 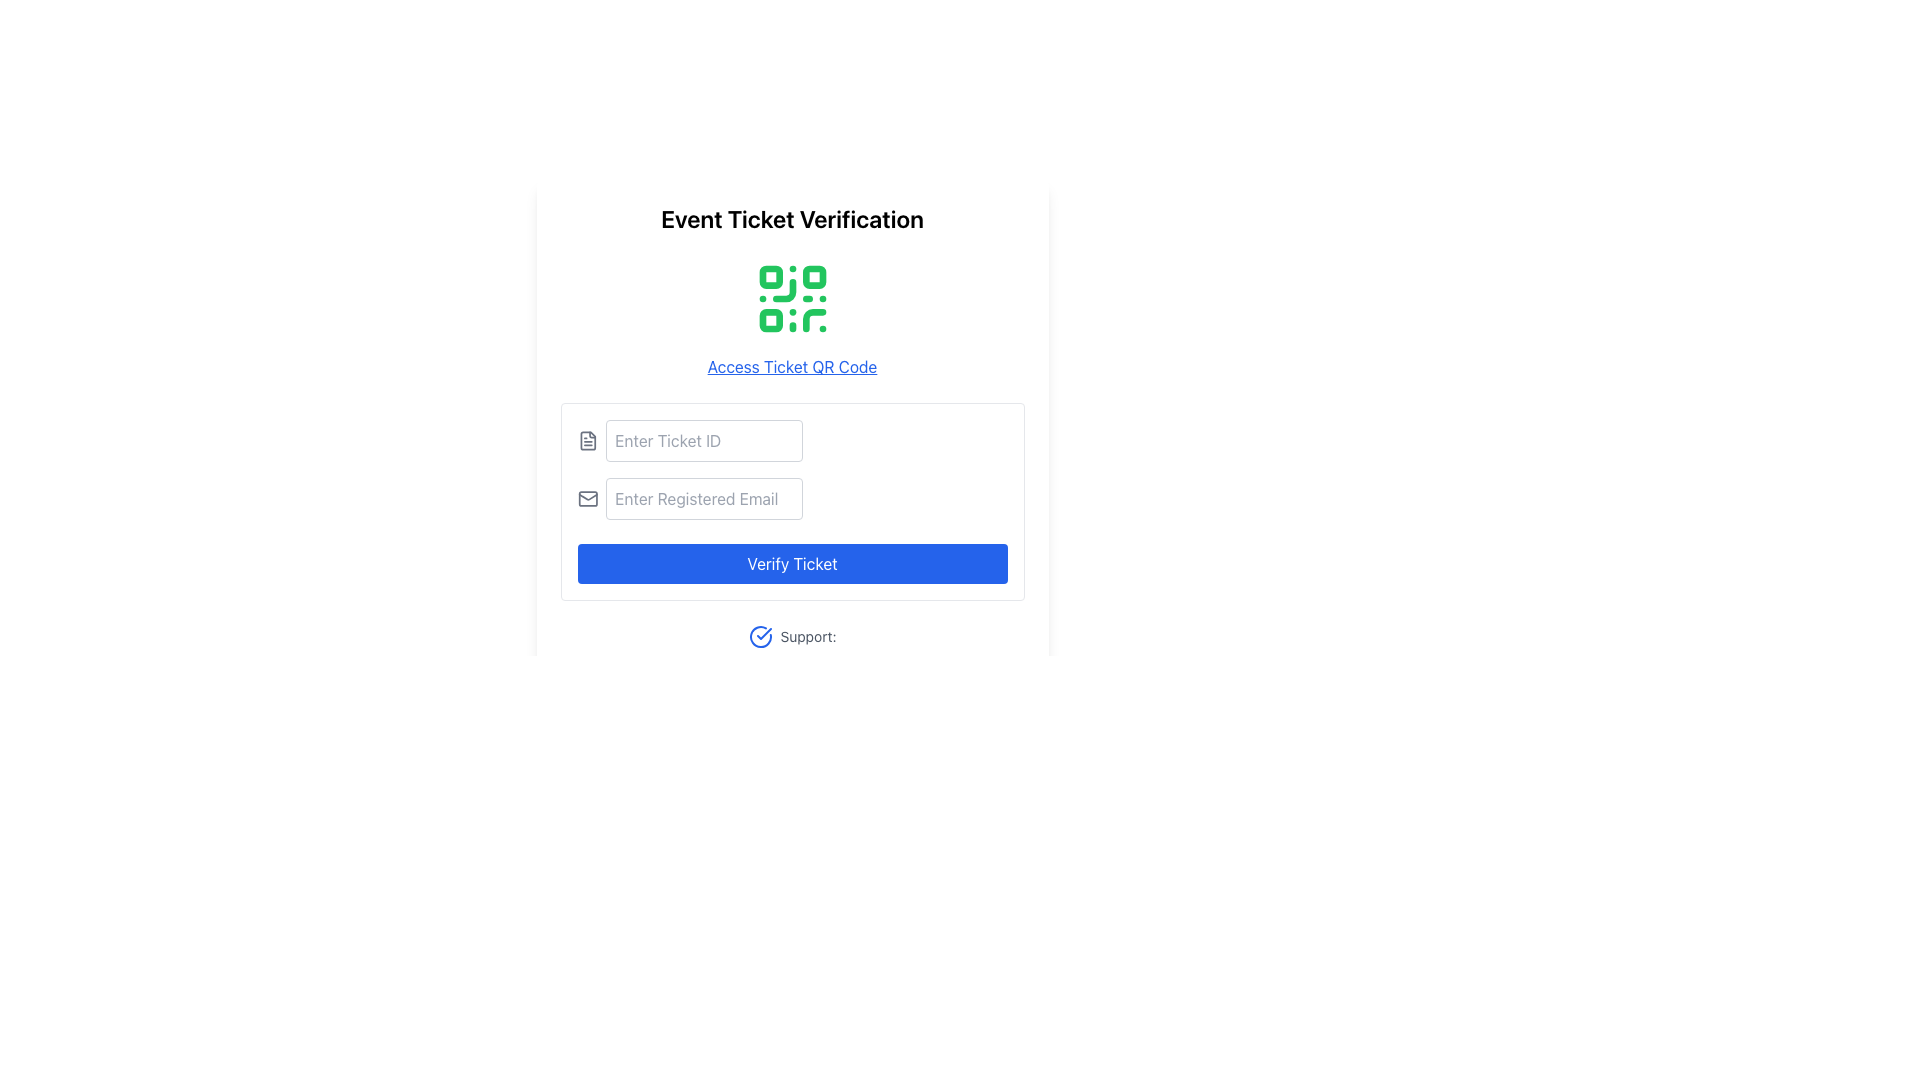 I want to click on the file icon, which is a minimalistic gray graphical representation with a folded corner, located near the 'Enter Ticket ID' input field, so click(x=586, y=439).